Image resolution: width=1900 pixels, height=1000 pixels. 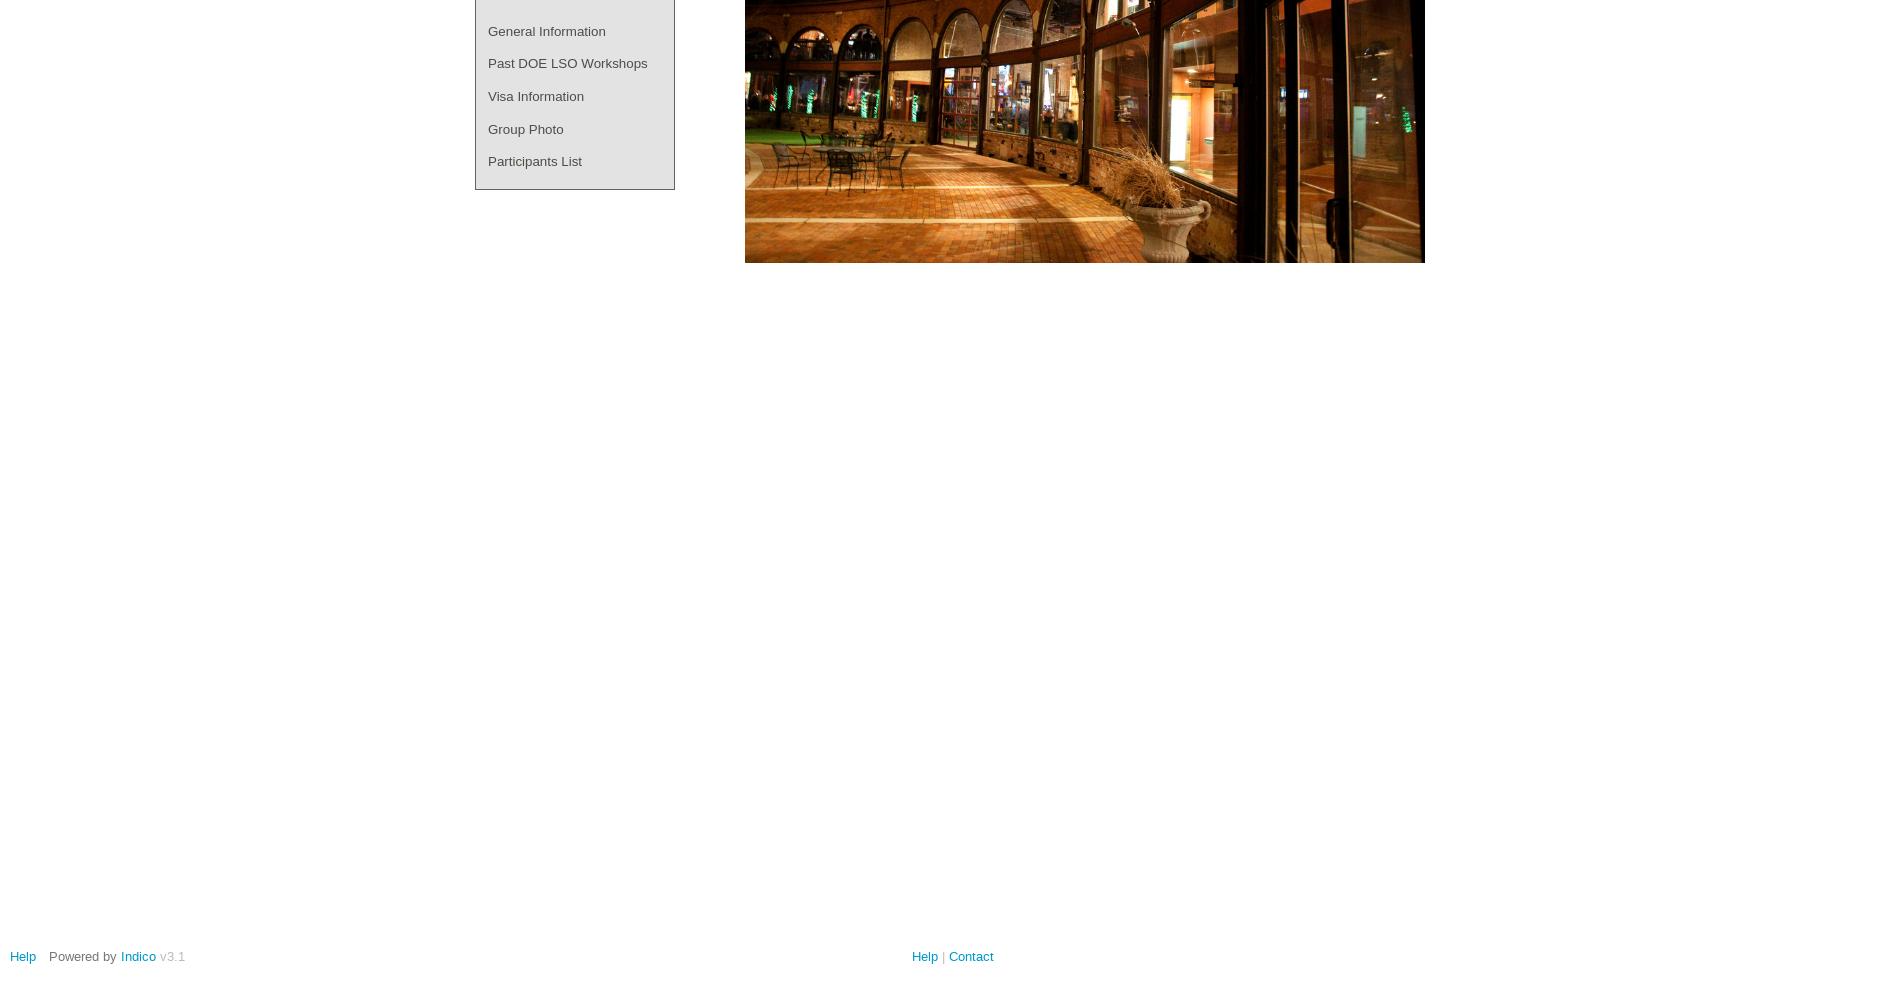 What do you see at coordinates (546, 30) in the screenshot?
I see `'General Information'` at bounding box center [546, 30].